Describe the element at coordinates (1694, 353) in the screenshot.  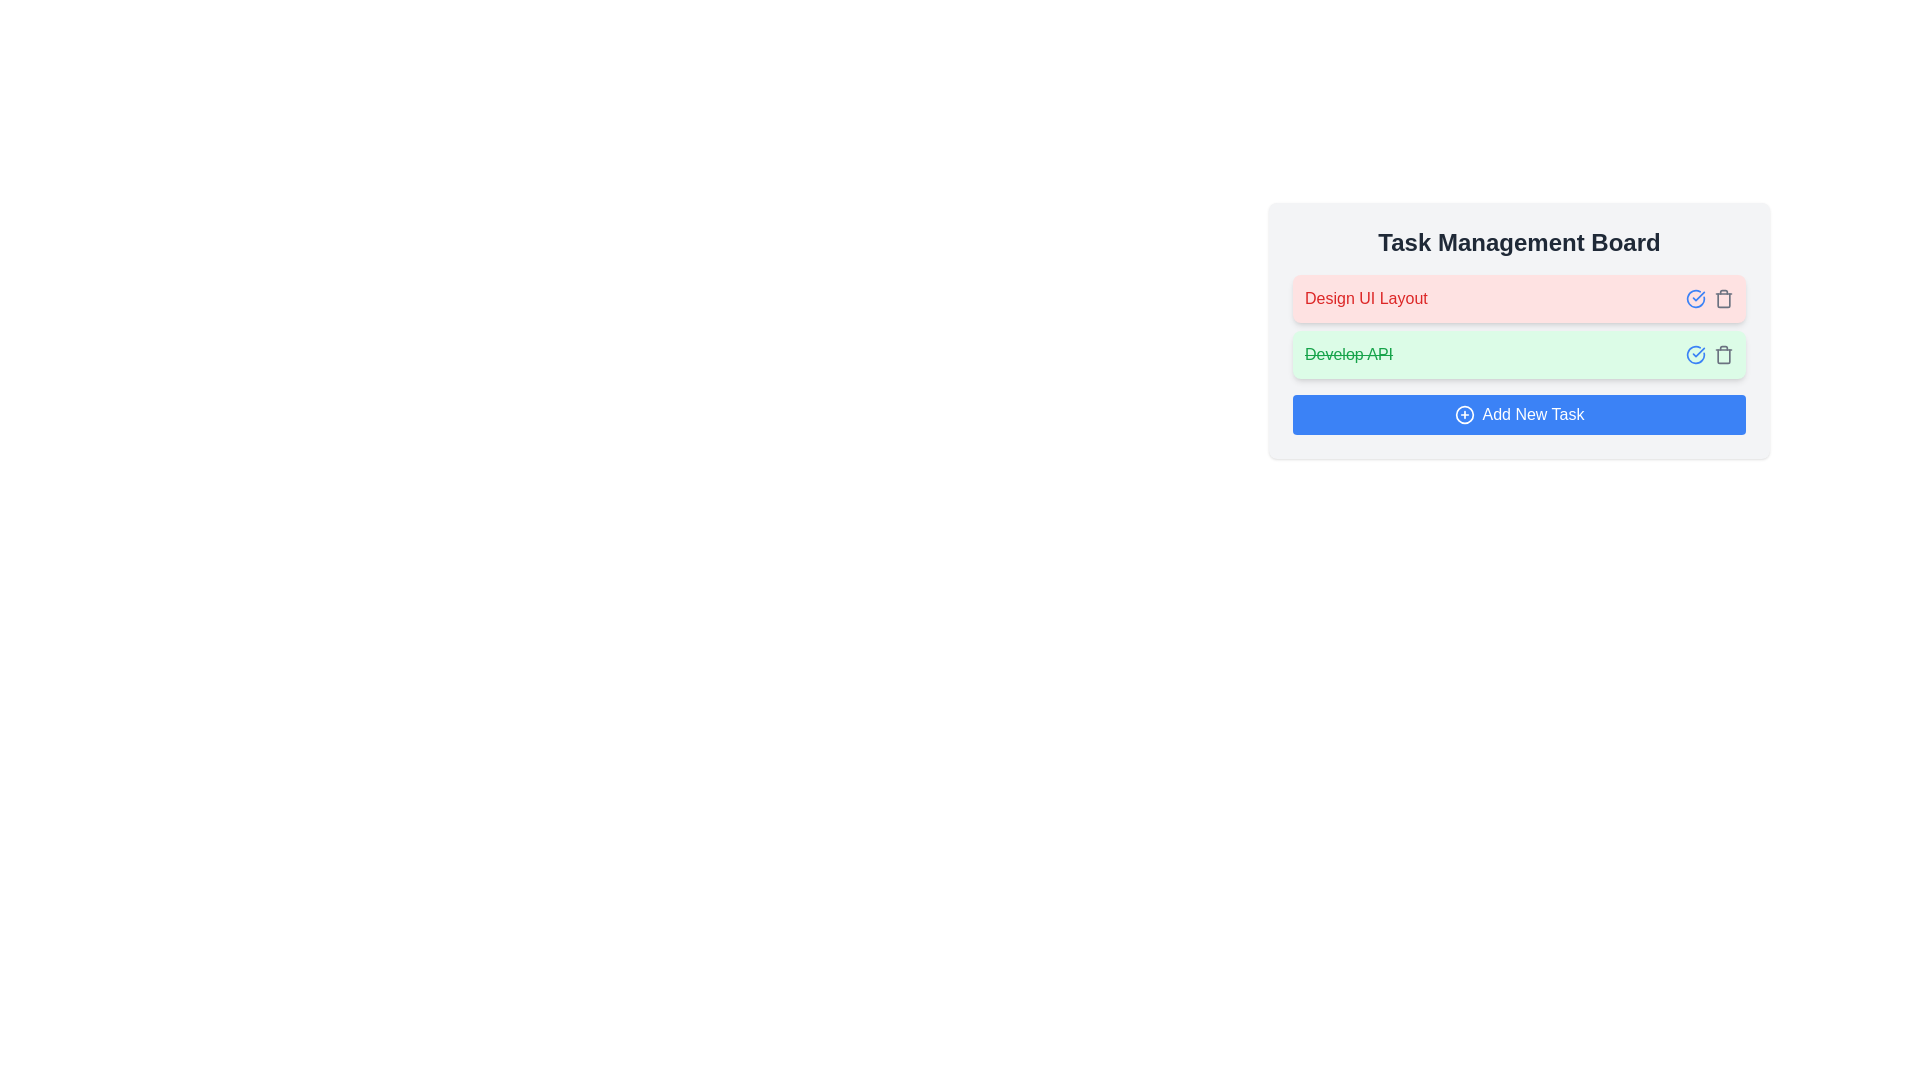
I see `the circular confirmation button with a blue stroke and checkmark inside, located in the top-right corner of the green-highlighted task item labeled 'Develop API'` at that location.